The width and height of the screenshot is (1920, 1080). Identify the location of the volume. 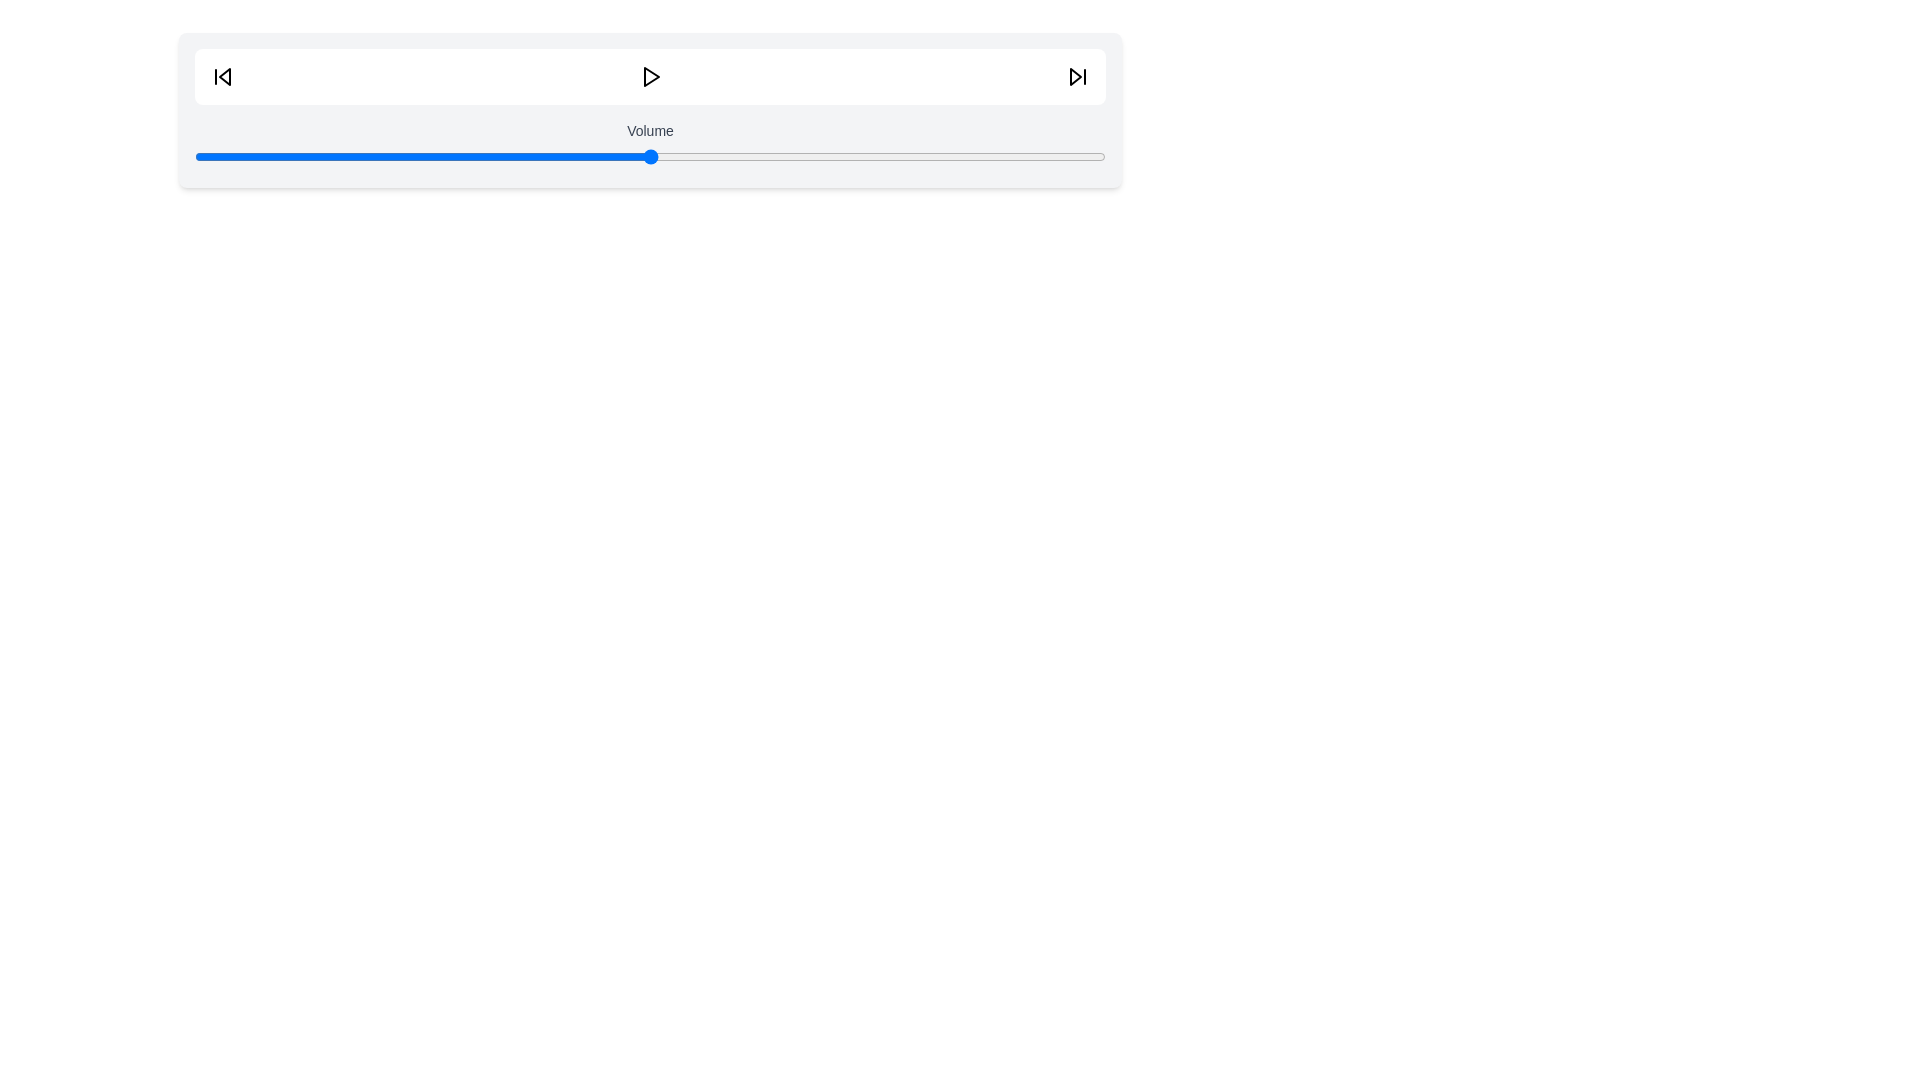
(740, 156).